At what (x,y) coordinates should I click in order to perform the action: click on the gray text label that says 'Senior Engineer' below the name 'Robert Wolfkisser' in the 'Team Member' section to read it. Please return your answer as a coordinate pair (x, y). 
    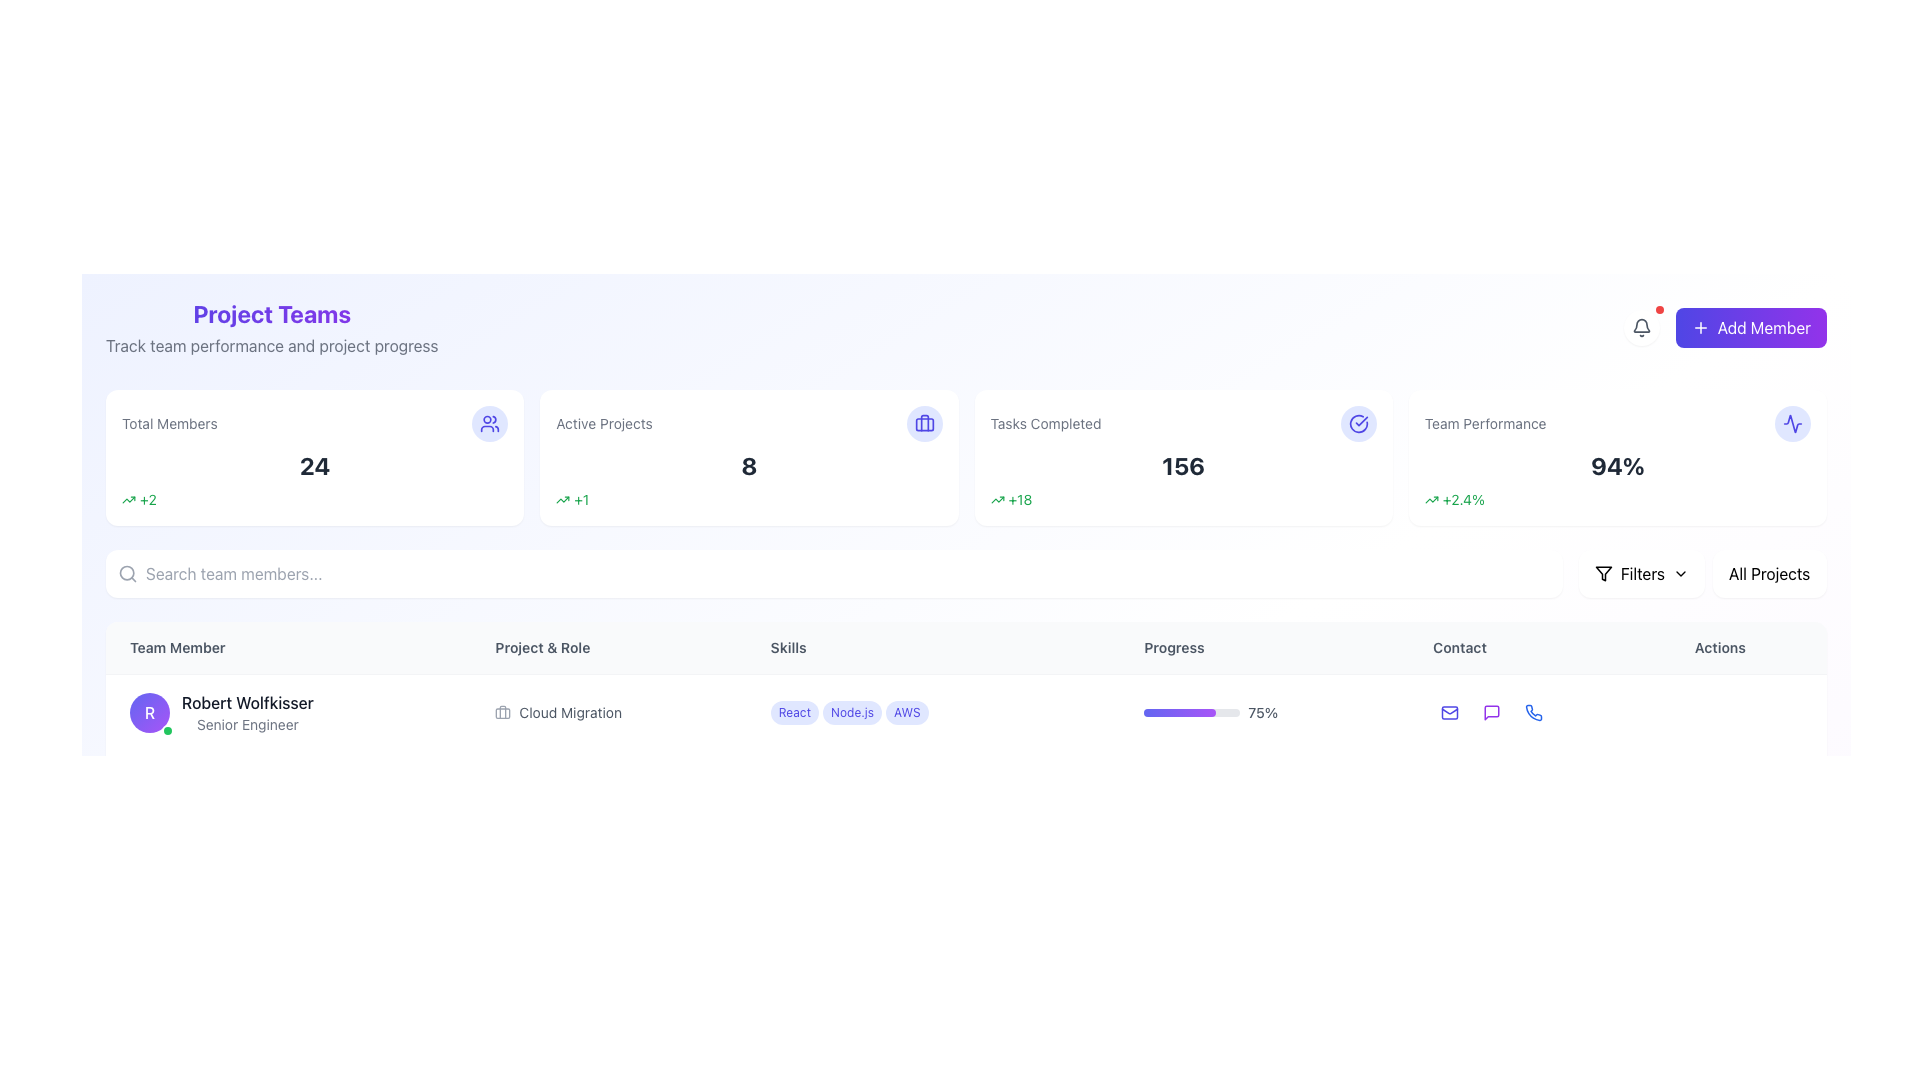
    Looking at the image, I should click on (246, 725).